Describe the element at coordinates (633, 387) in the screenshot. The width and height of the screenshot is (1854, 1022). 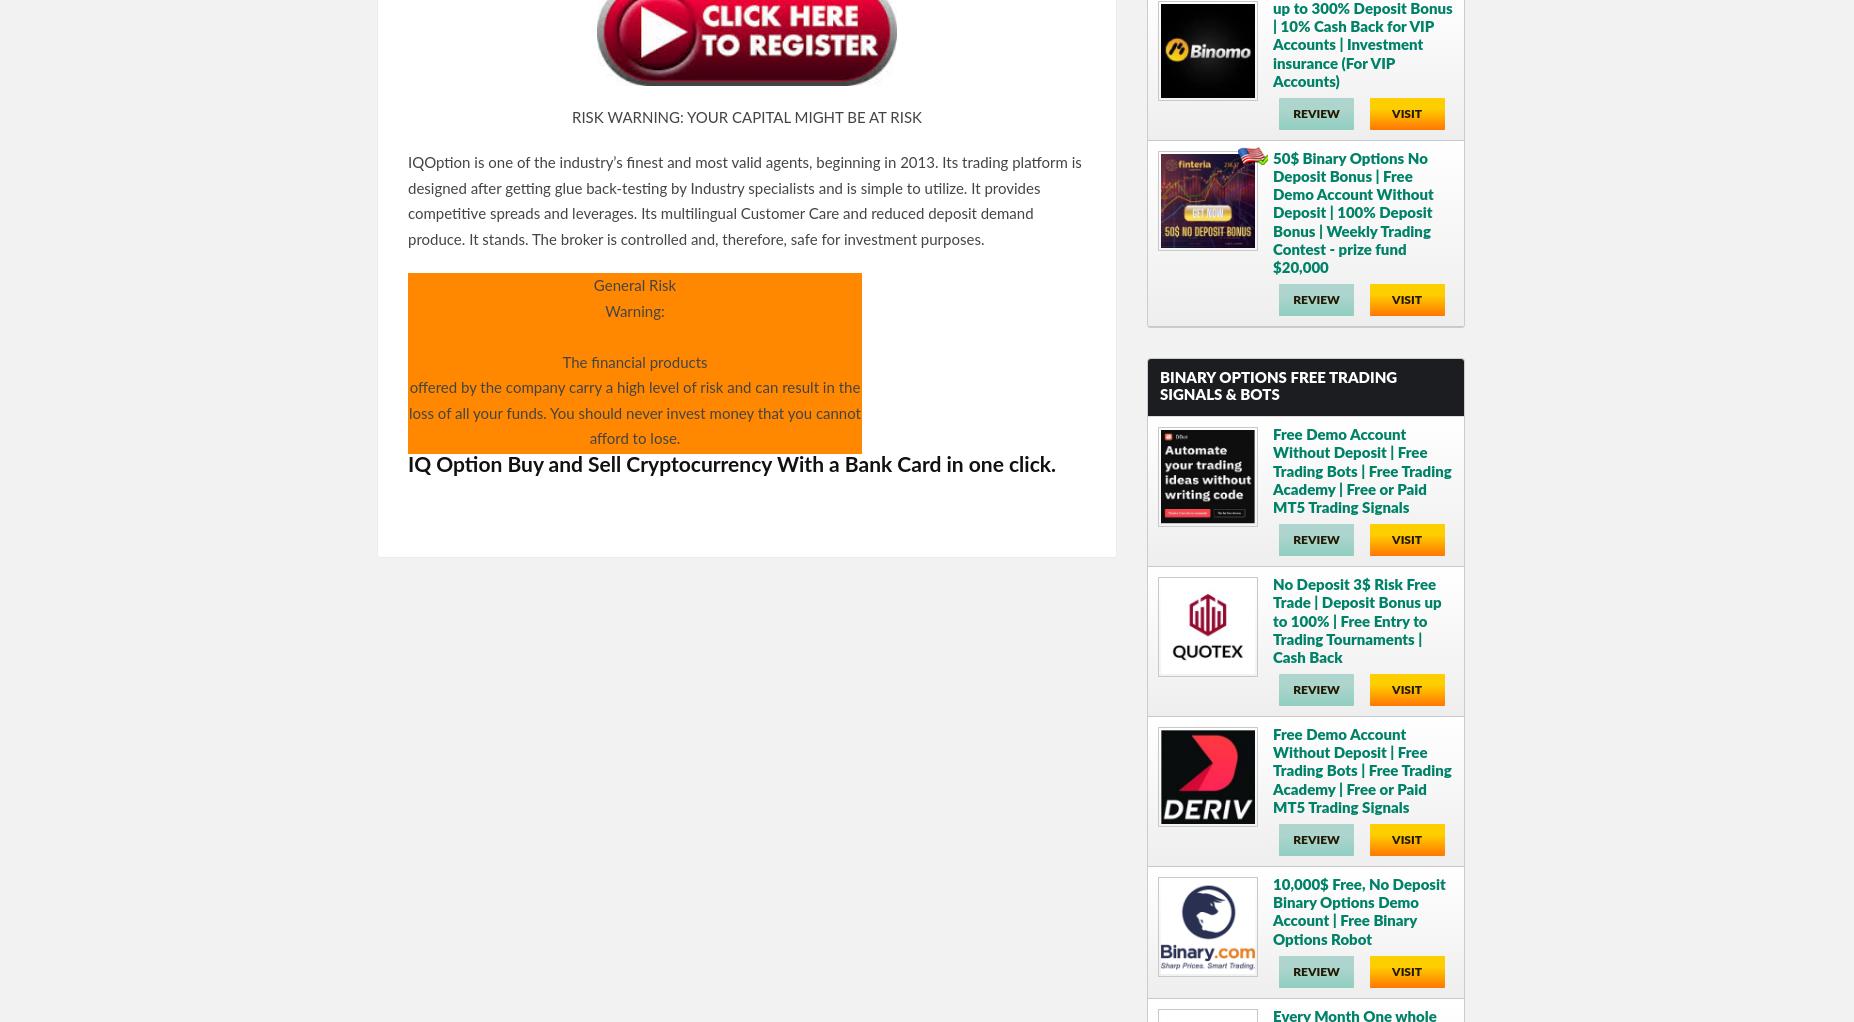
I see `'offered by the company carry a high level of risk and can result in the'` at that location.